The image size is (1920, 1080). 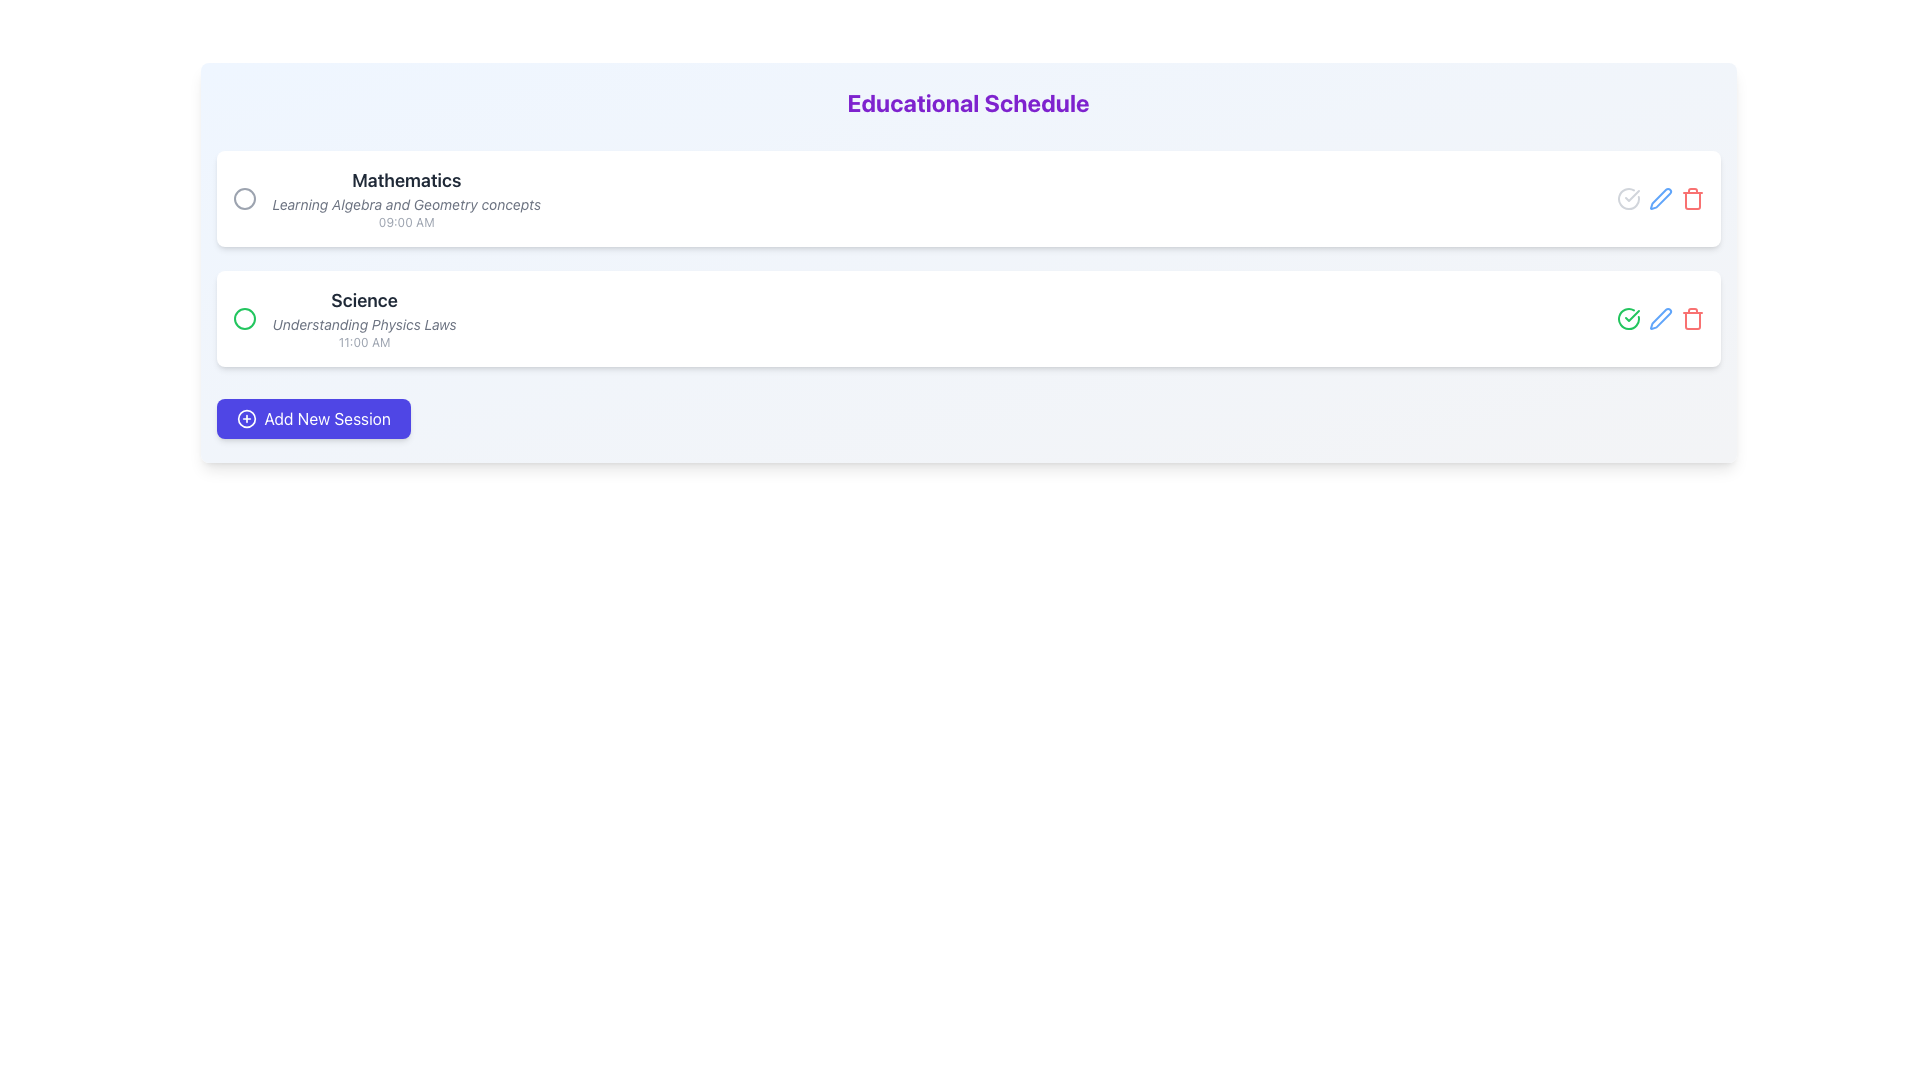 What do you see at coordinates (245, 418) in the screenshot?
I see `the circular icon with a plus sign located at the left side of the 'Add New Session' button` at bounding box center [245, 418].